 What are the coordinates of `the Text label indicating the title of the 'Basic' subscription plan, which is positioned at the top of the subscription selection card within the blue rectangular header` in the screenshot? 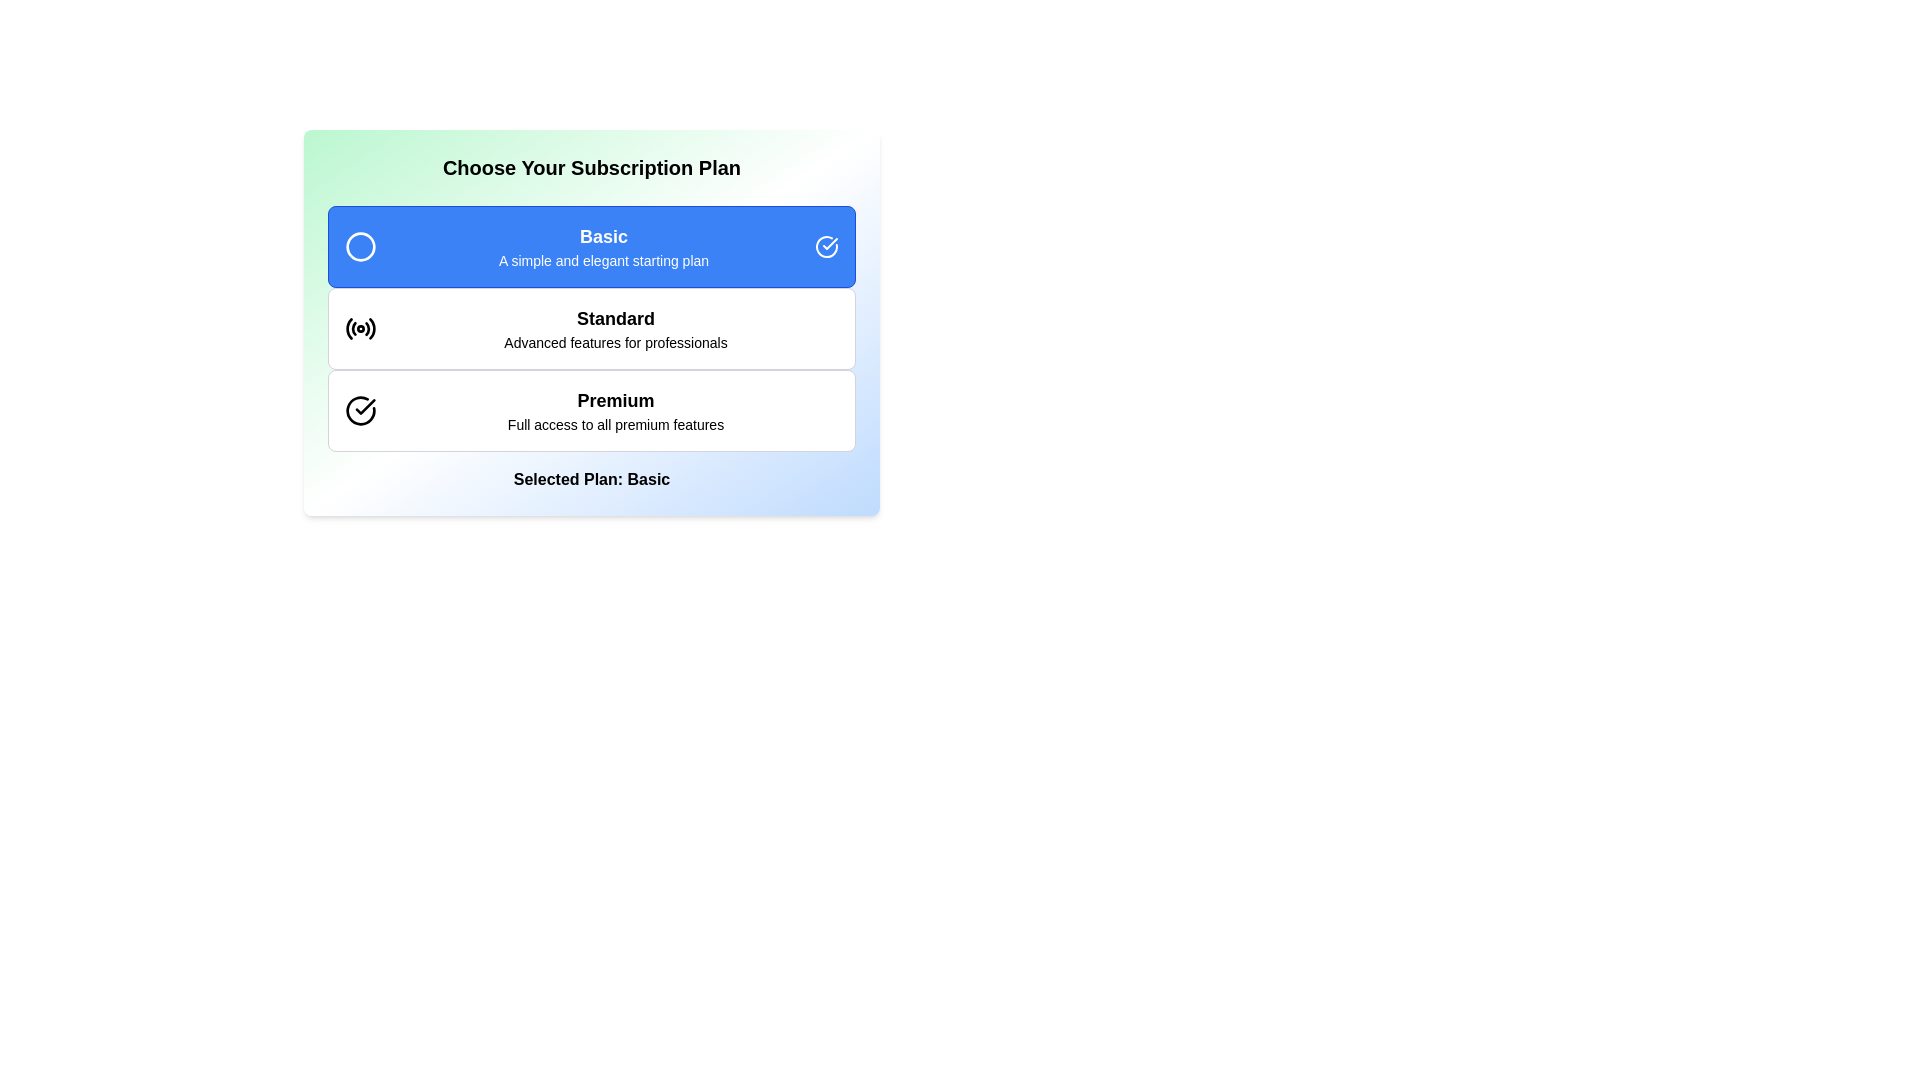 It's located at (603, 235).